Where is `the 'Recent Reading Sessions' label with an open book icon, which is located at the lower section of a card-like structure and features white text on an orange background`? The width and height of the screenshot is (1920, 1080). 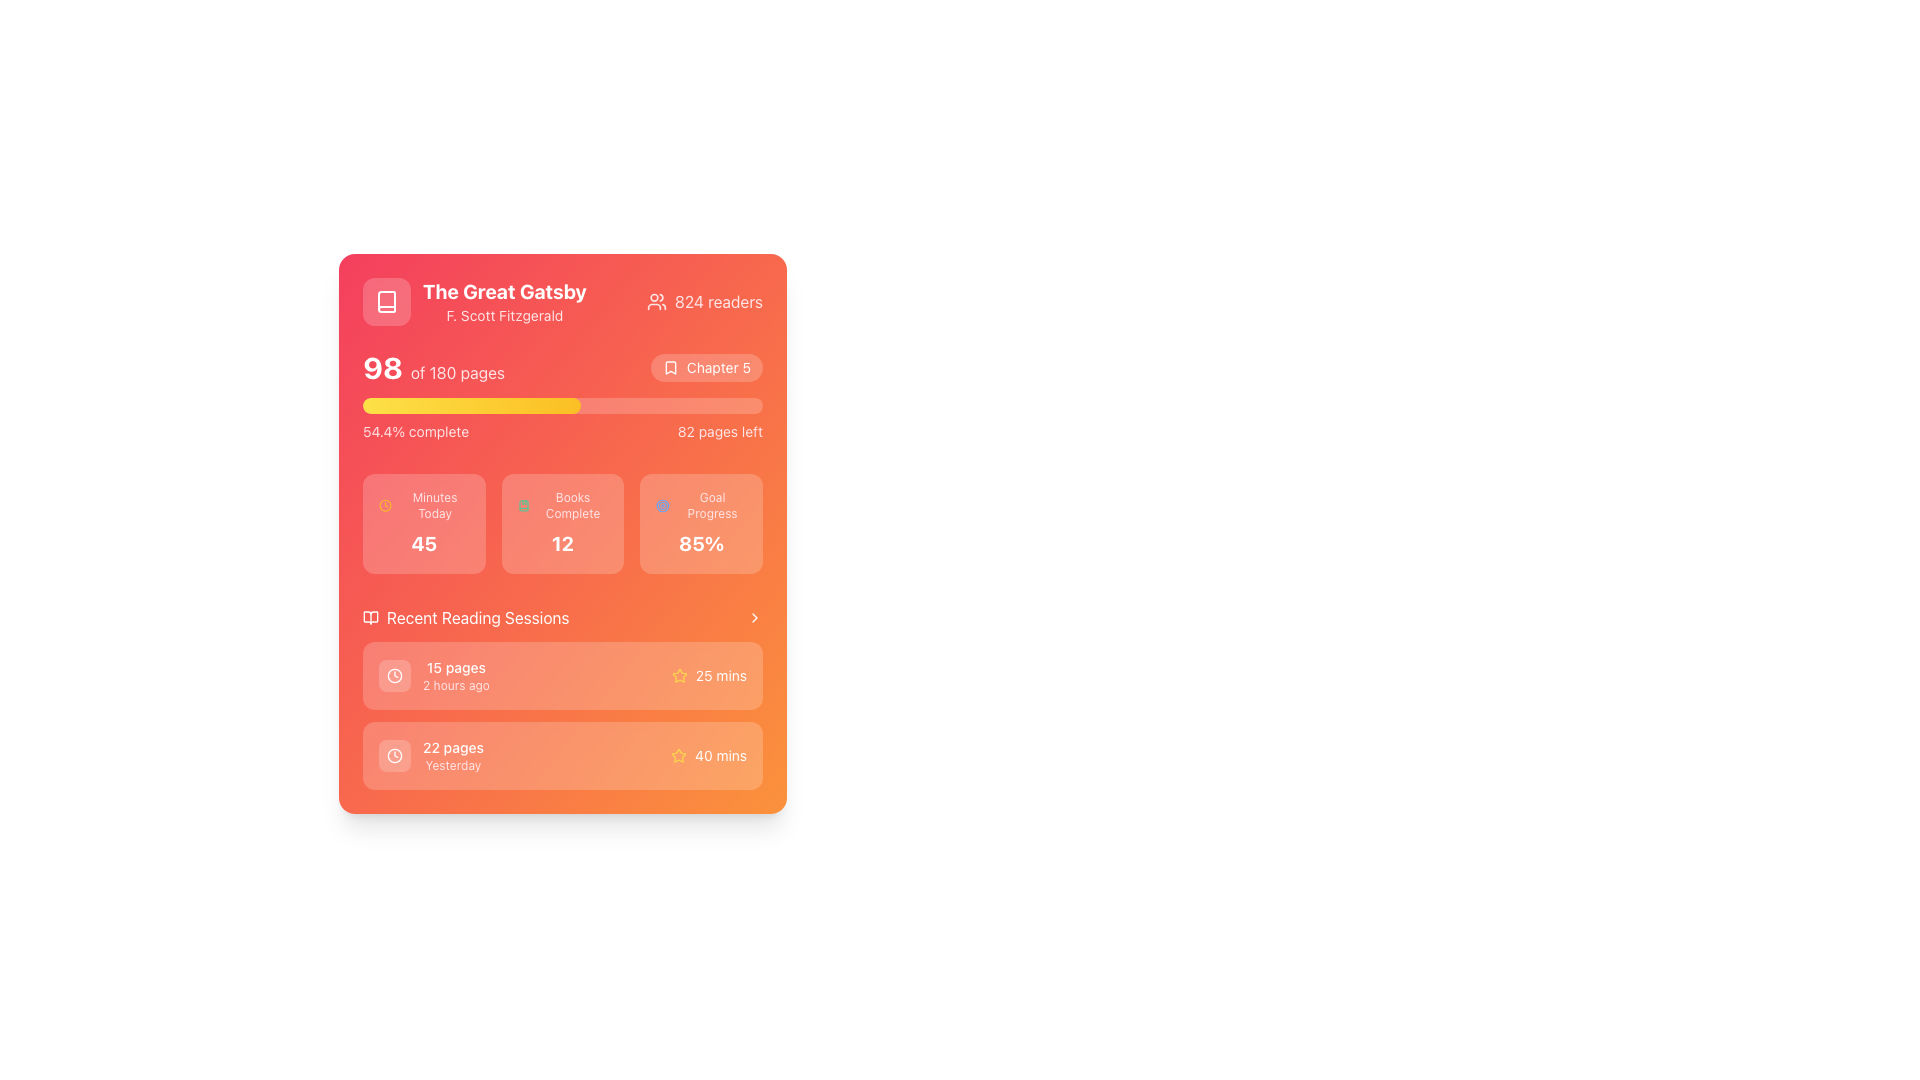
the 'Recent Reading Sessions' label with an open book icon, which is located at the lower section of a card-like structure and features white text on an orange background is located at coordinates (465, 616).